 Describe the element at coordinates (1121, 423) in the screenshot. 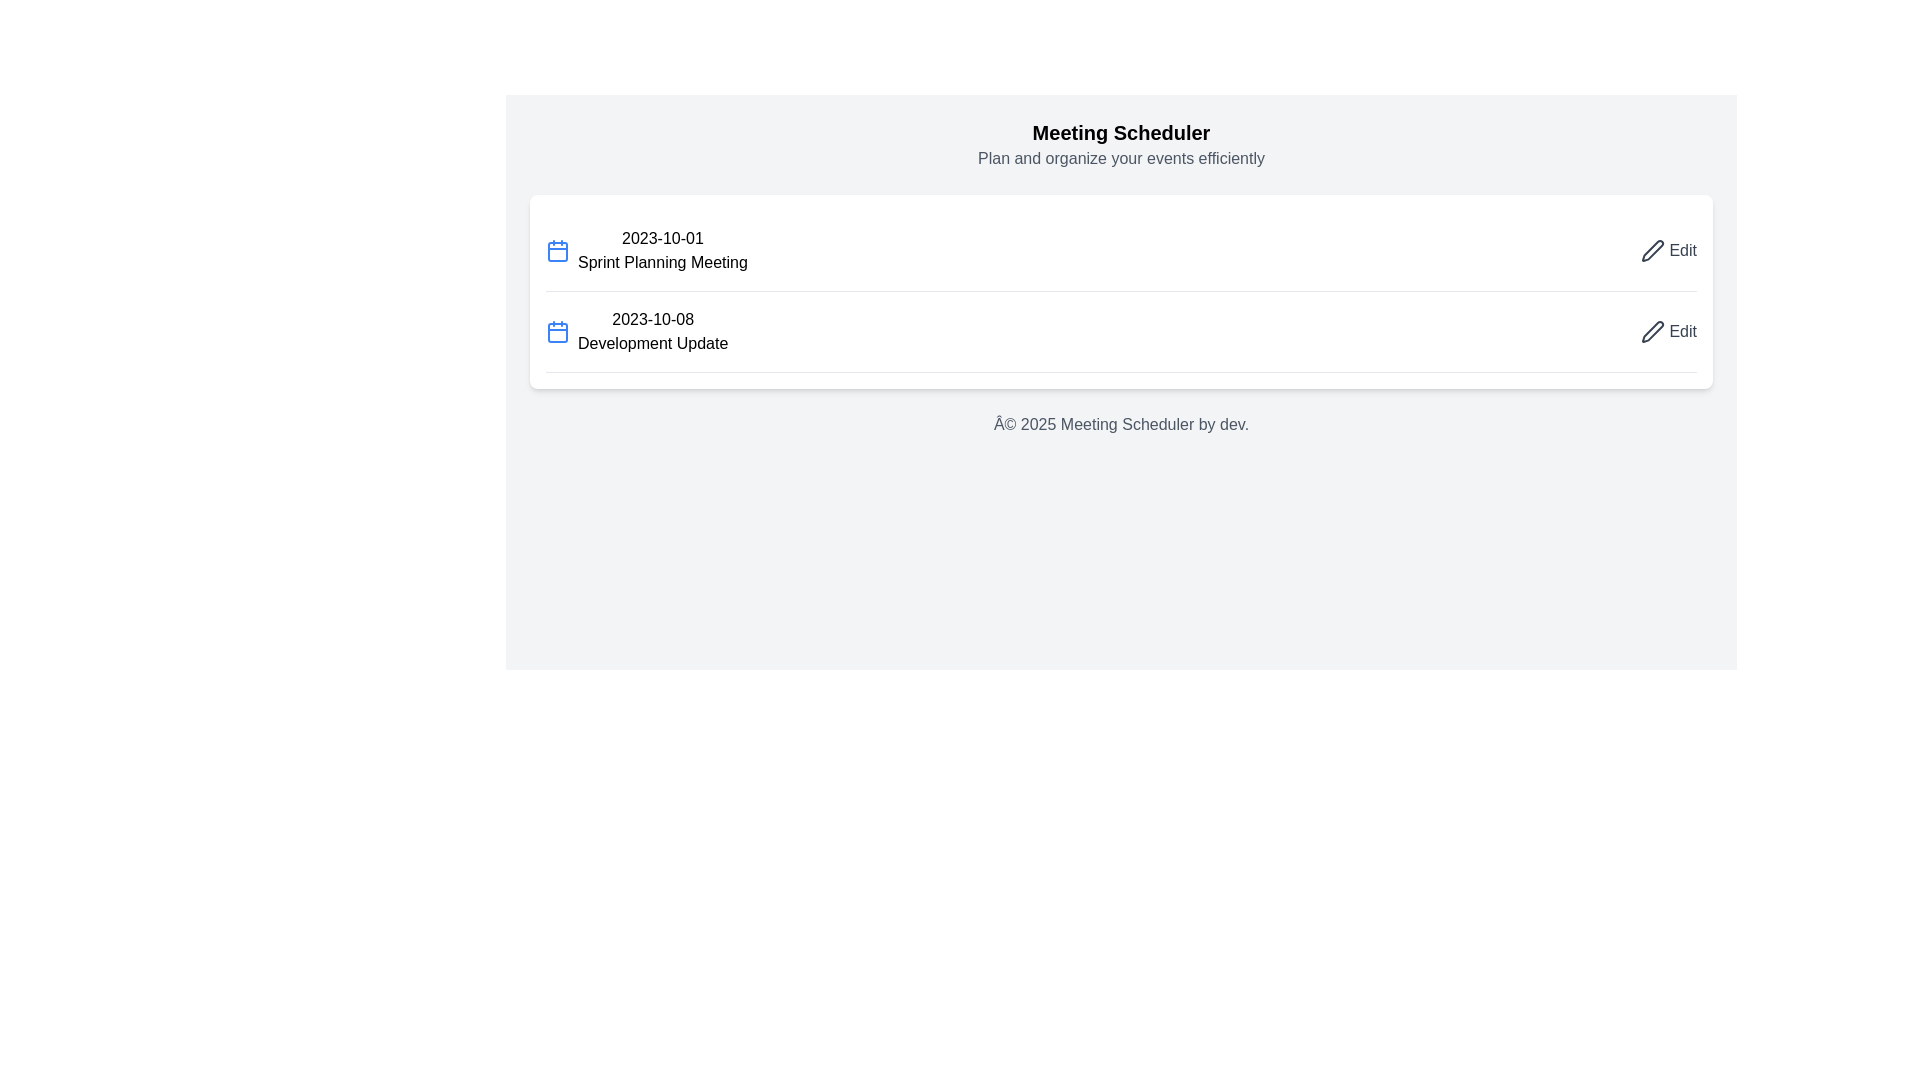

I see `the static text element displaying '© 2025 Meeting Scheduler by dev.' which is centered horizontally below the main content` at that location.